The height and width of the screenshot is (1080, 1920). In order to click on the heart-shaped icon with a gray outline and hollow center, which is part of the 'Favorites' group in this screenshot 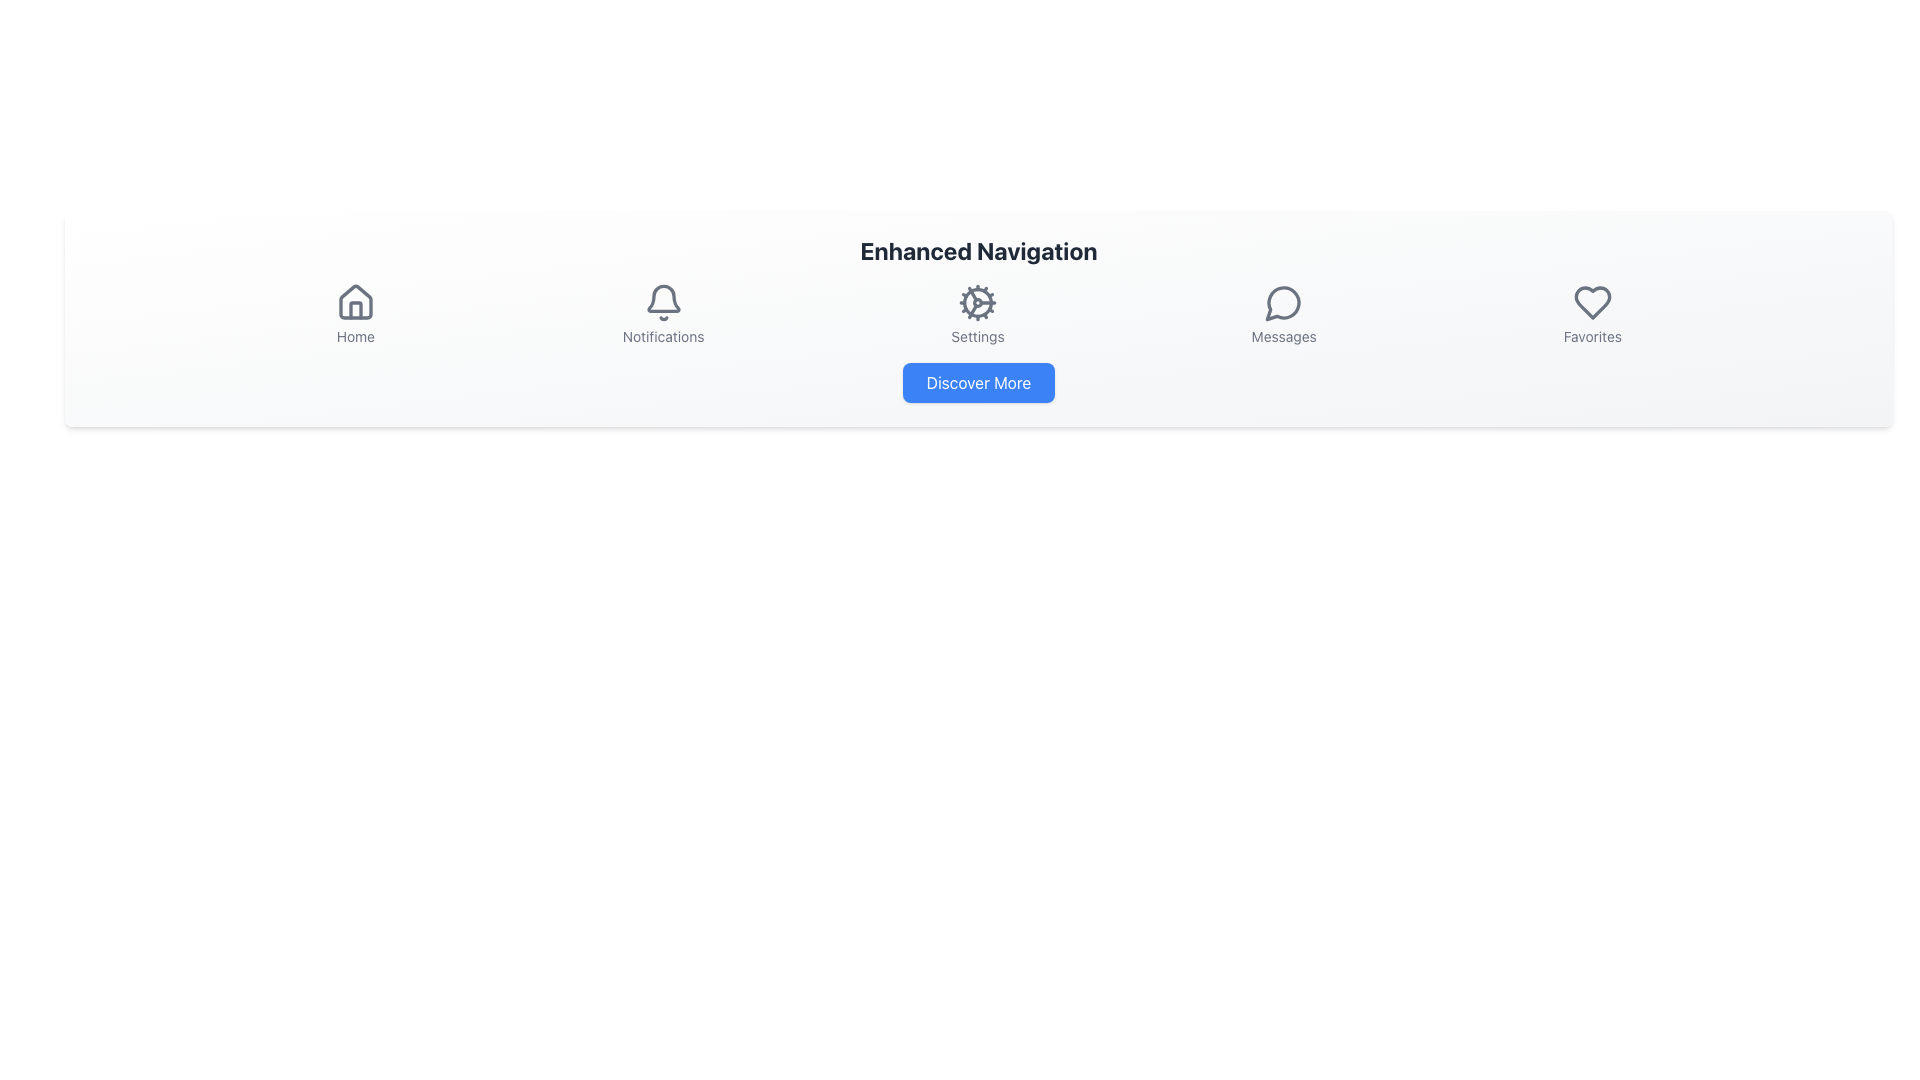, I will do `click(1591, 303)`.